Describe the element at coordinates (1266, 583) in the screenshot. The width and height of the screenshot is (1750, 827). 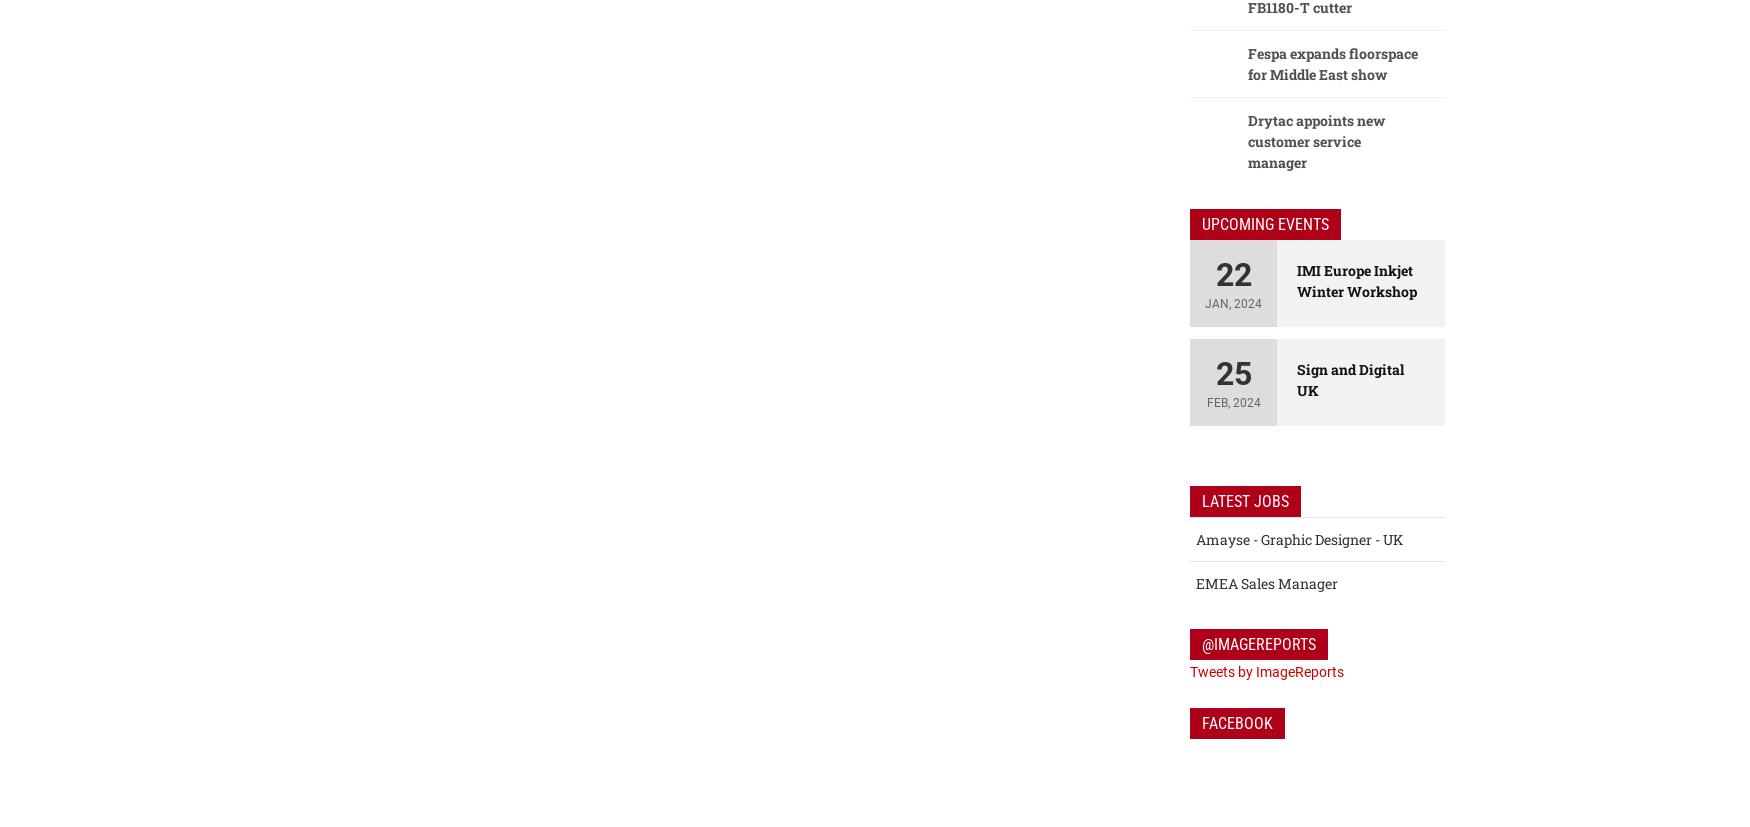
I see `'EMEA Sales Manager'` at that location.